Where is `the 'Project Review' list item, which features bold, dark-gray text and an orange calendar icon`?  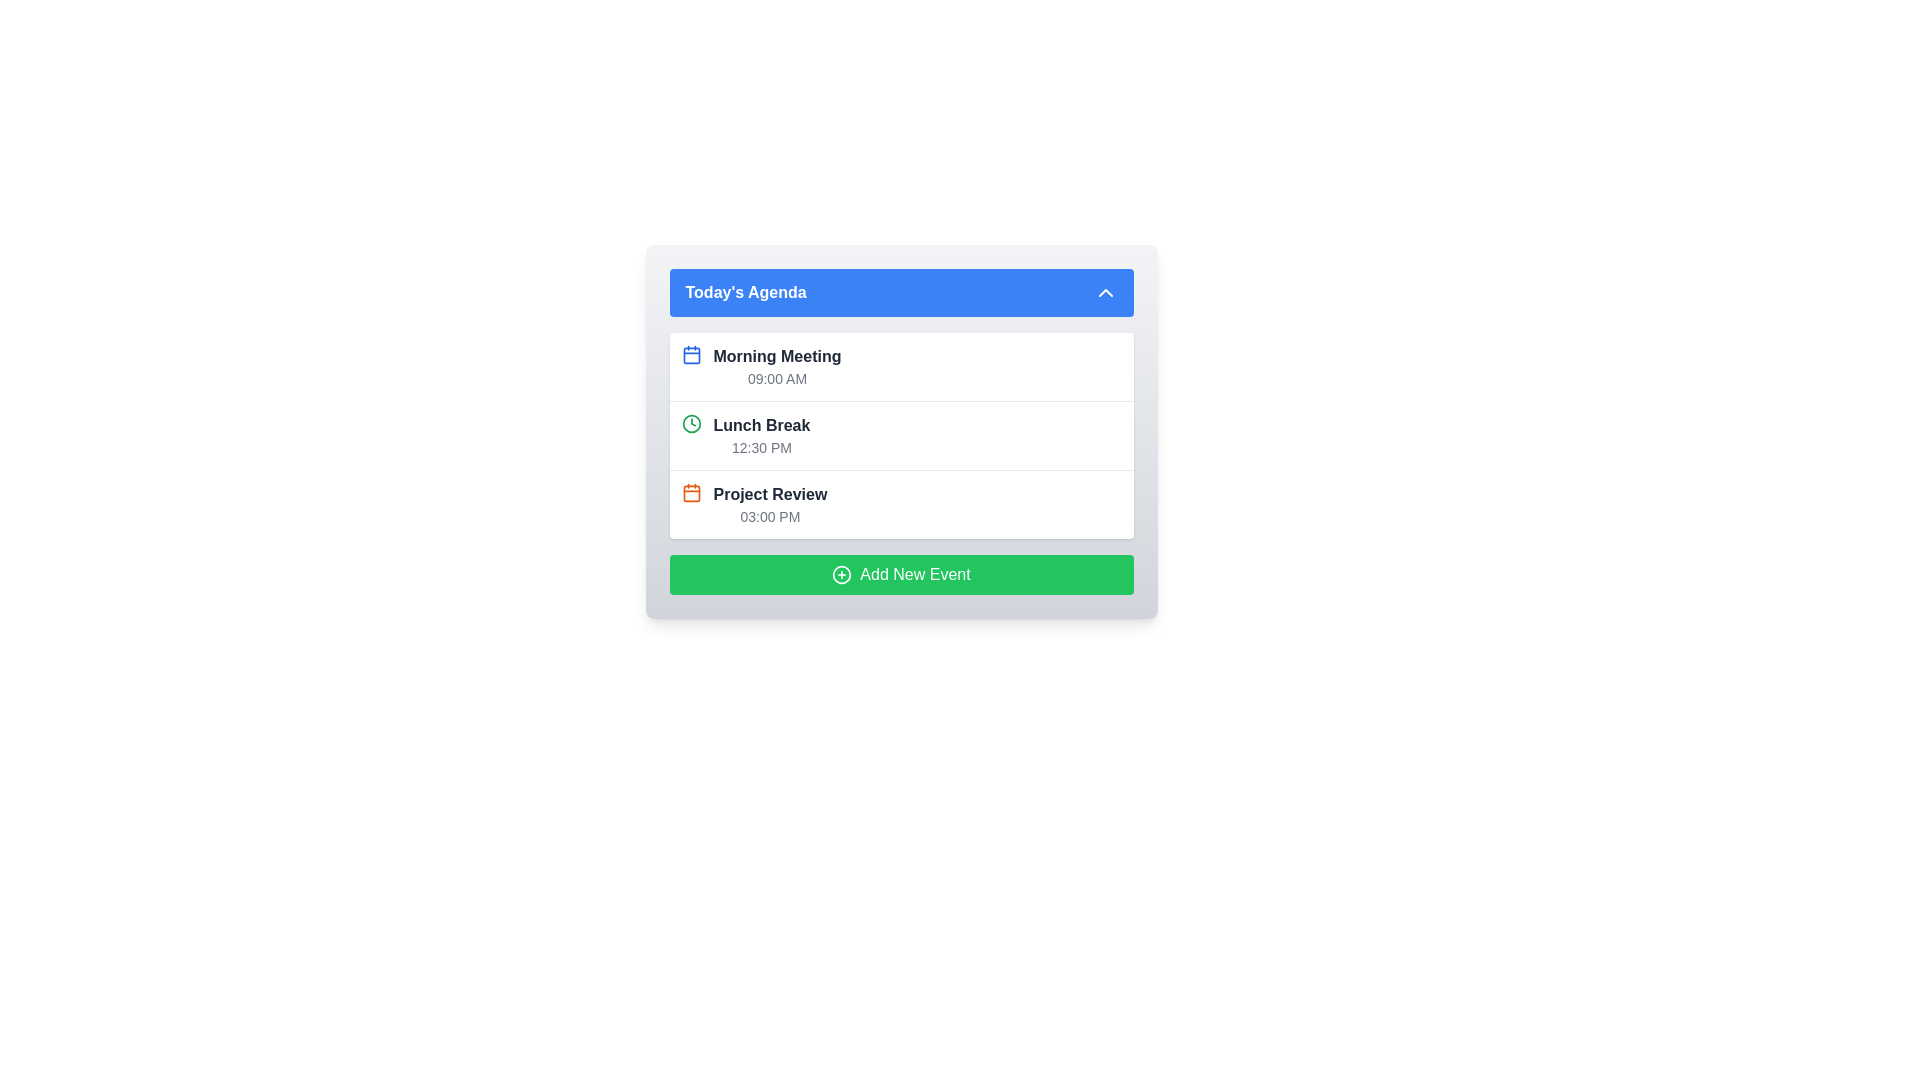
the 'Project Review' list item, which features bold, dark-gray text and an orange calendar icon is located at coordinates (769, 504).